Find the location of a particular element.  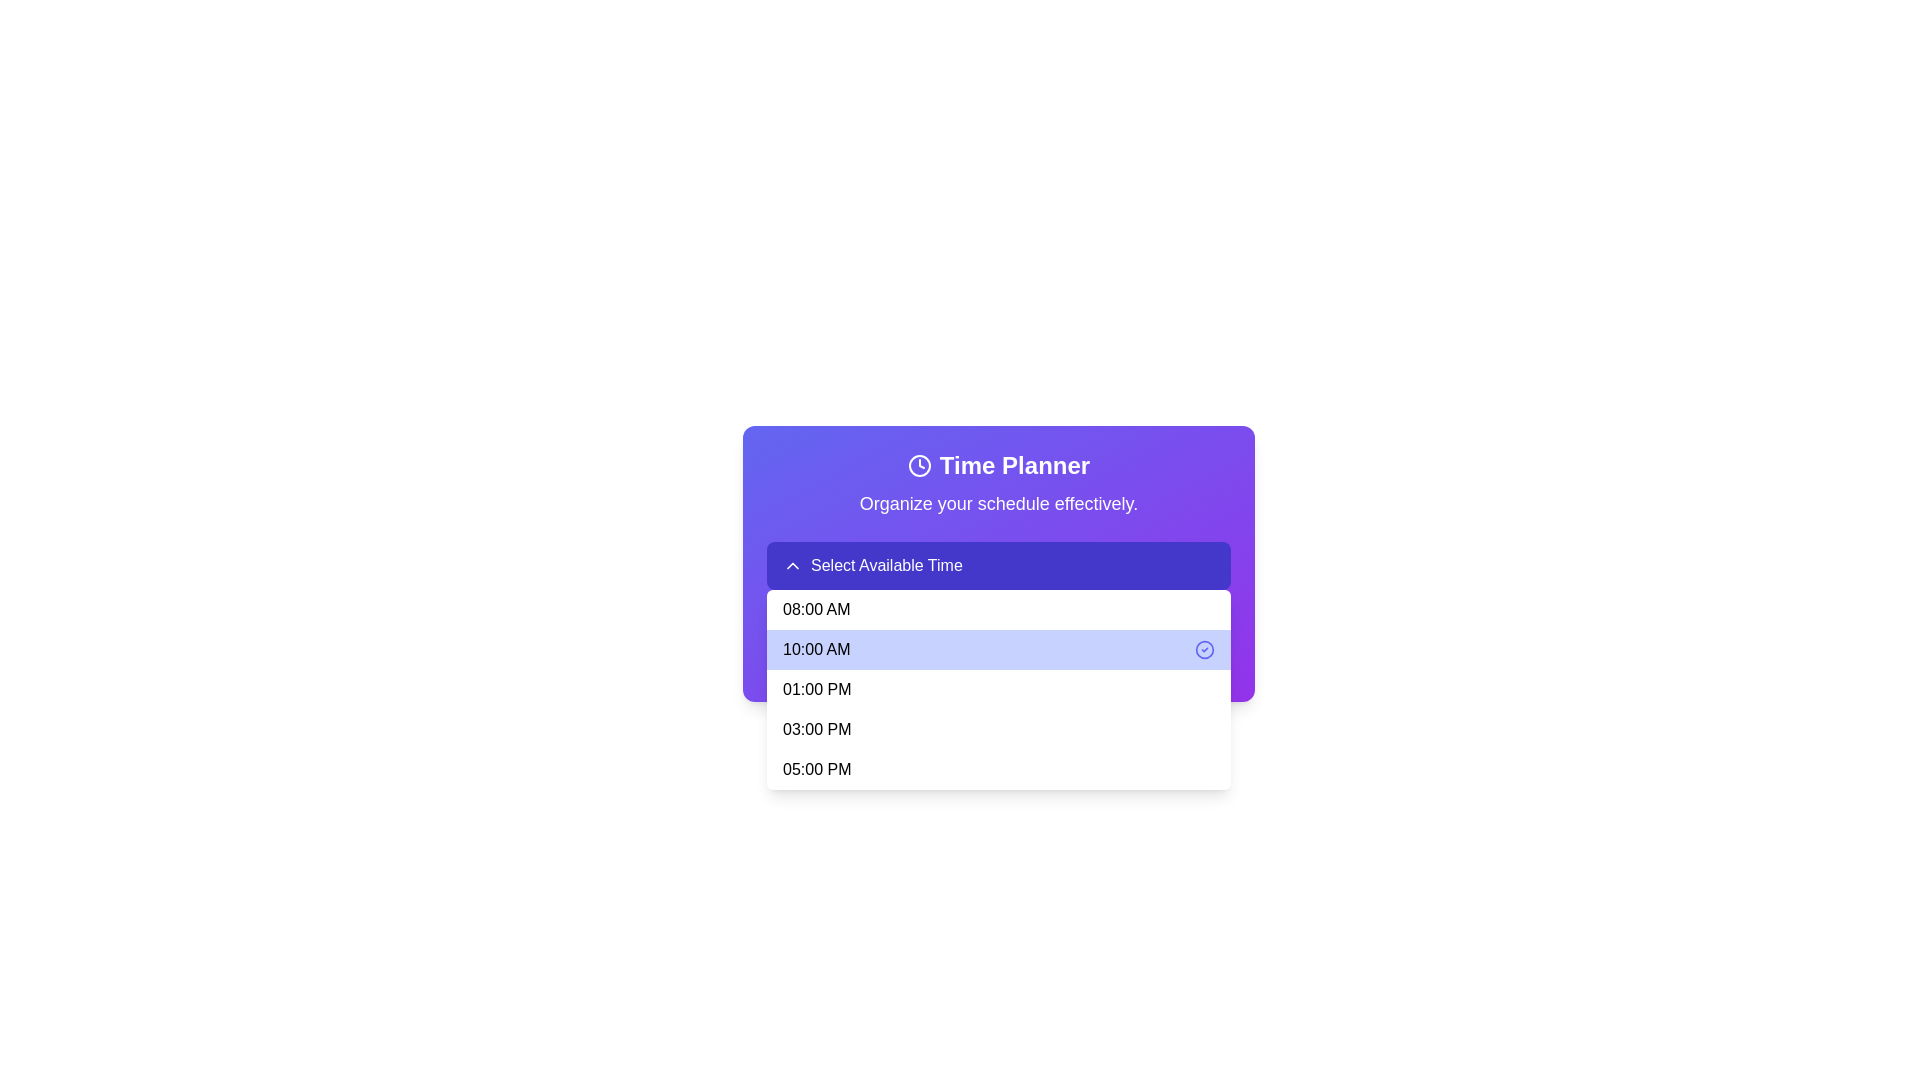

the selectable item displaying '08:00 AM' in the dropdown list under 'Select Available Time' is located at coordinates (816, 608).